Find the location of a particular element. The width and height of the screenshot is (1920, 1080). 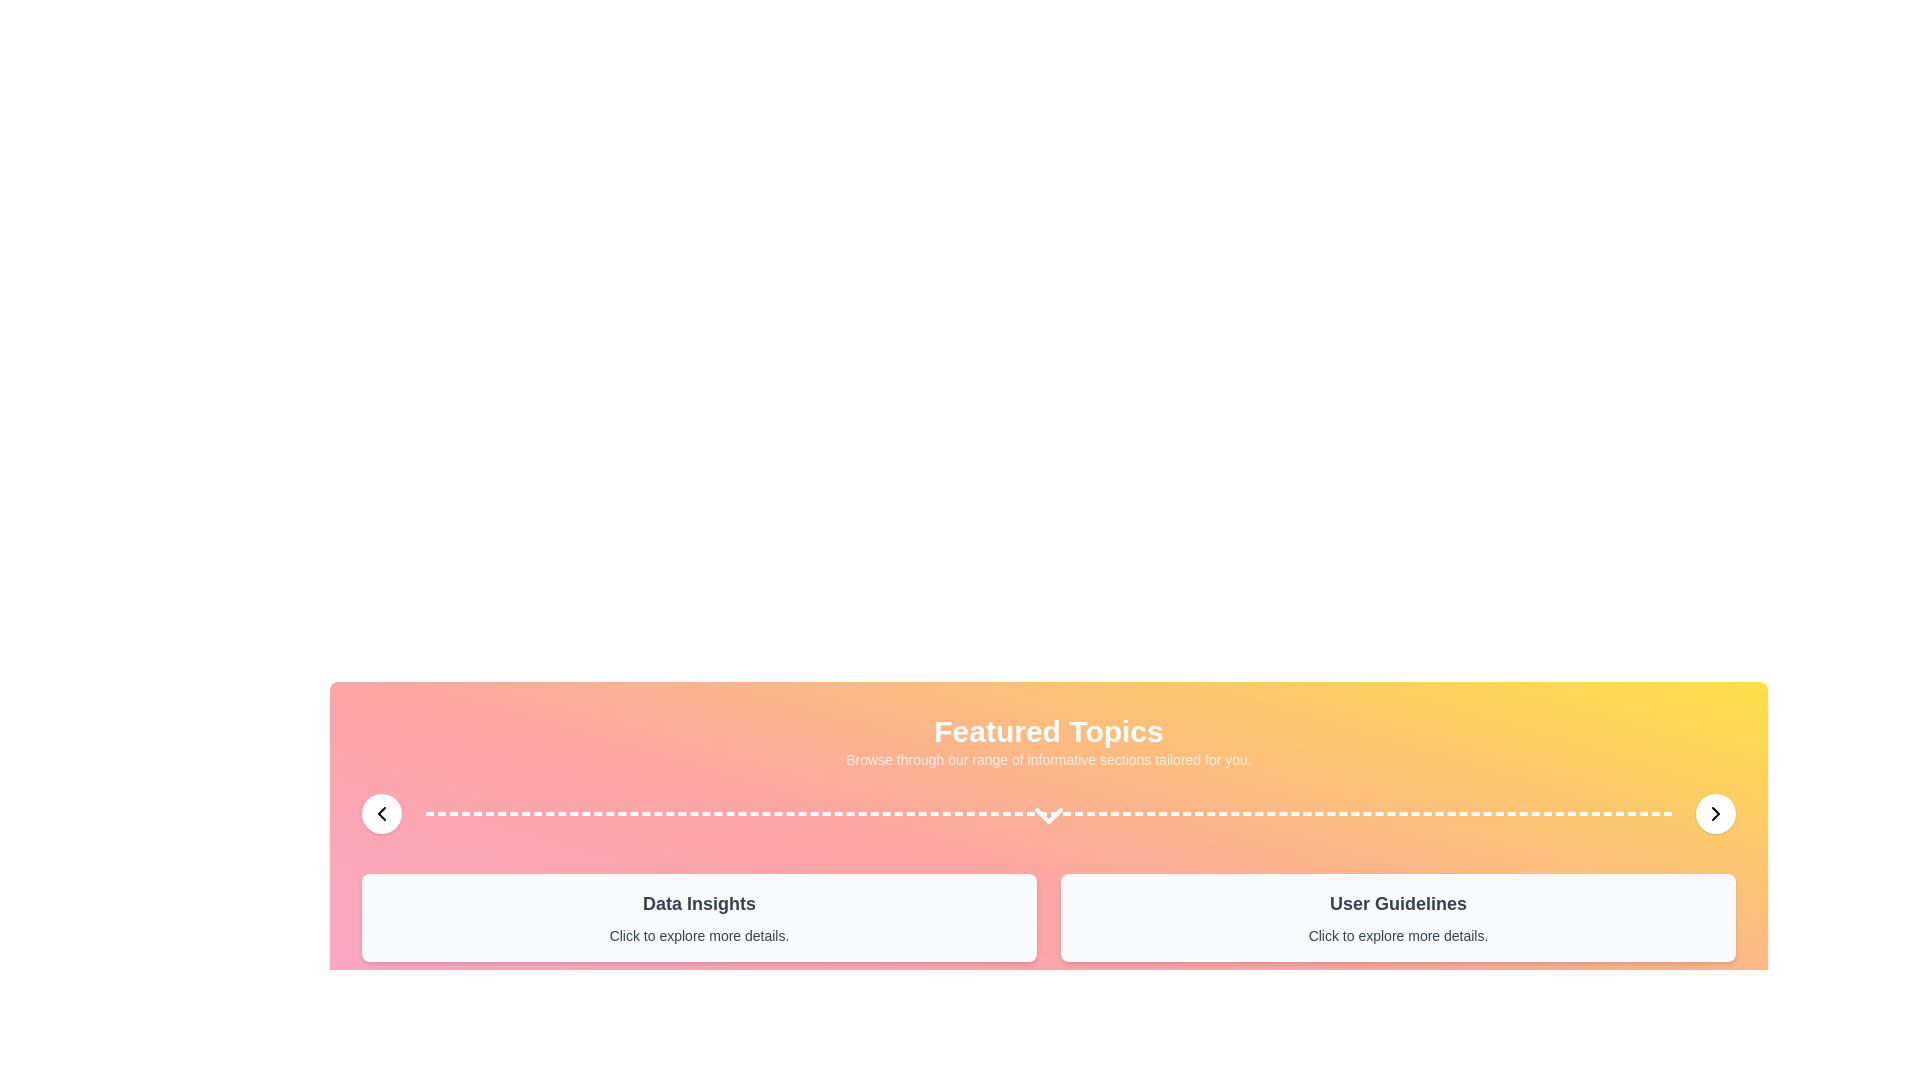

the 'Data Insights' card component located in the top row, first column of the grid layout is located at coordinates (699, 918).